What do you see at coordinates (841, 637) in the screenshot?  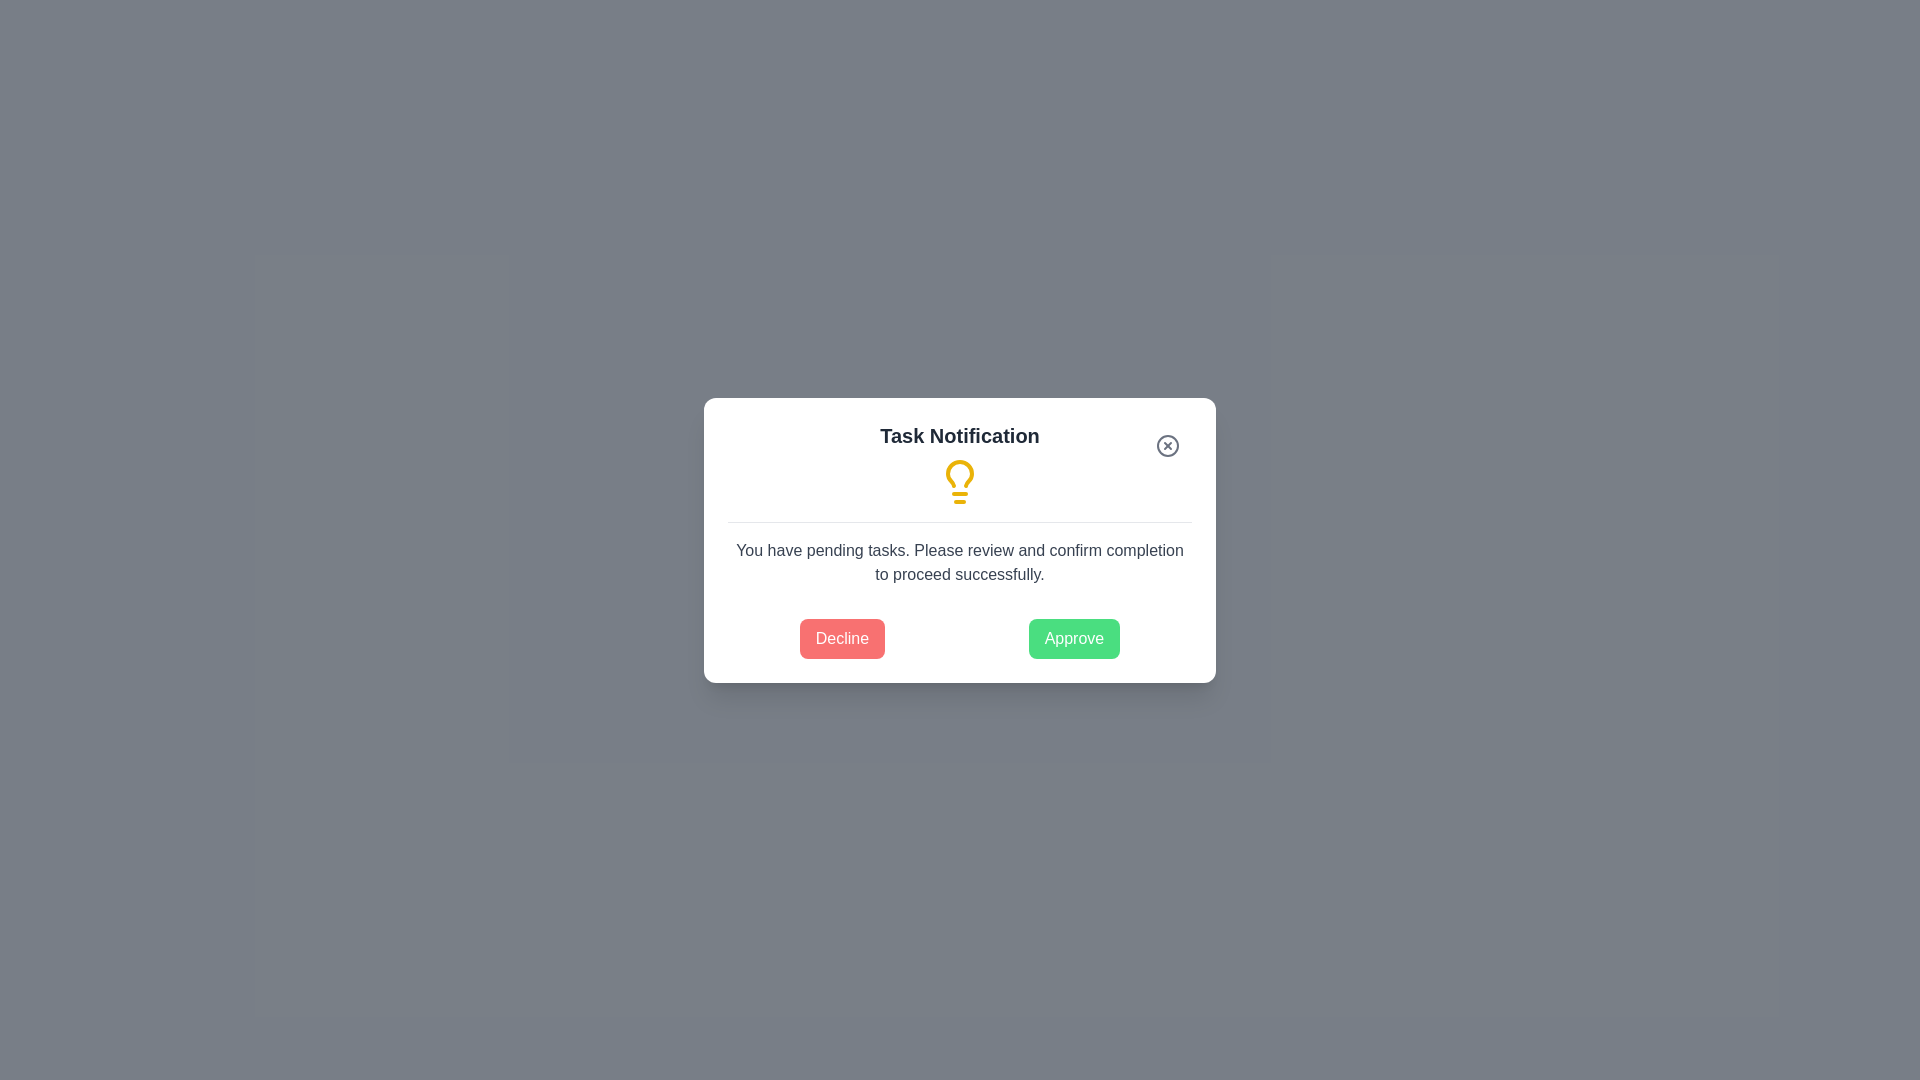 I see `the Decline button to decline the pending tasks` at bounding box center [841, 637].